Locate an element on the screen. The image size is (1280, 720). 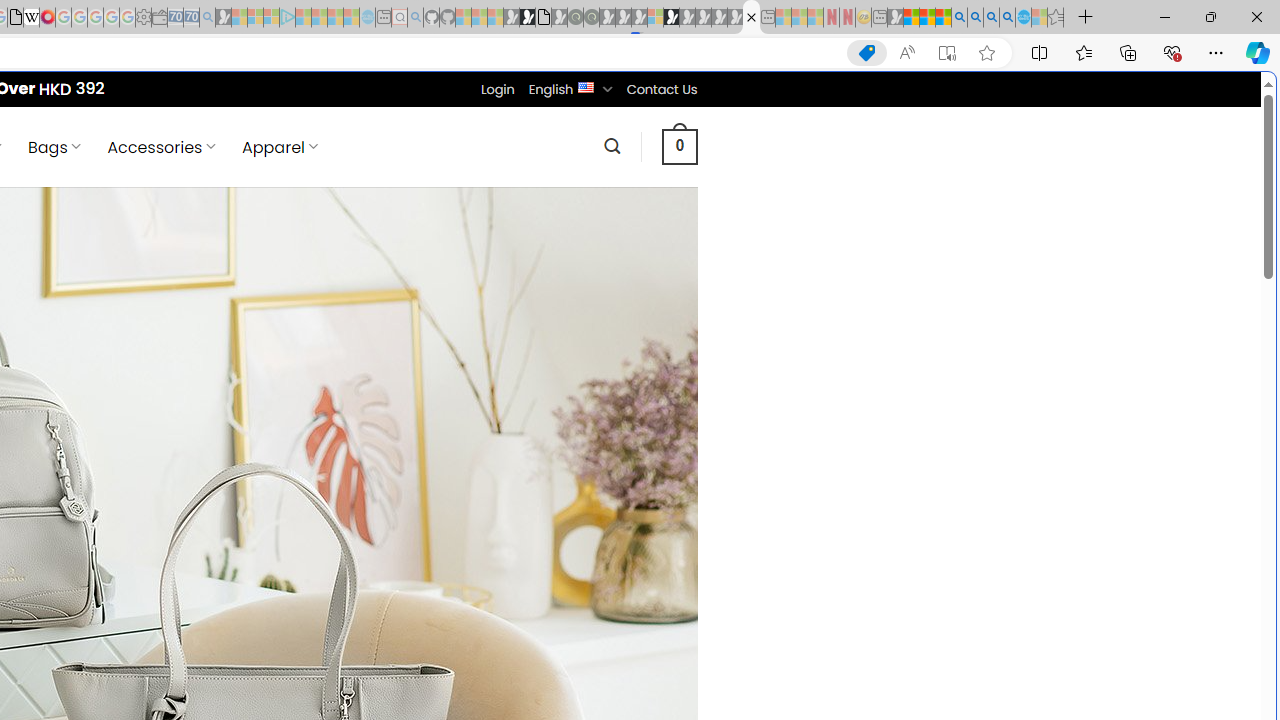
'Cheap Car Rentals - Save70.com - Sleeping' is located at coordinates (191, 17).